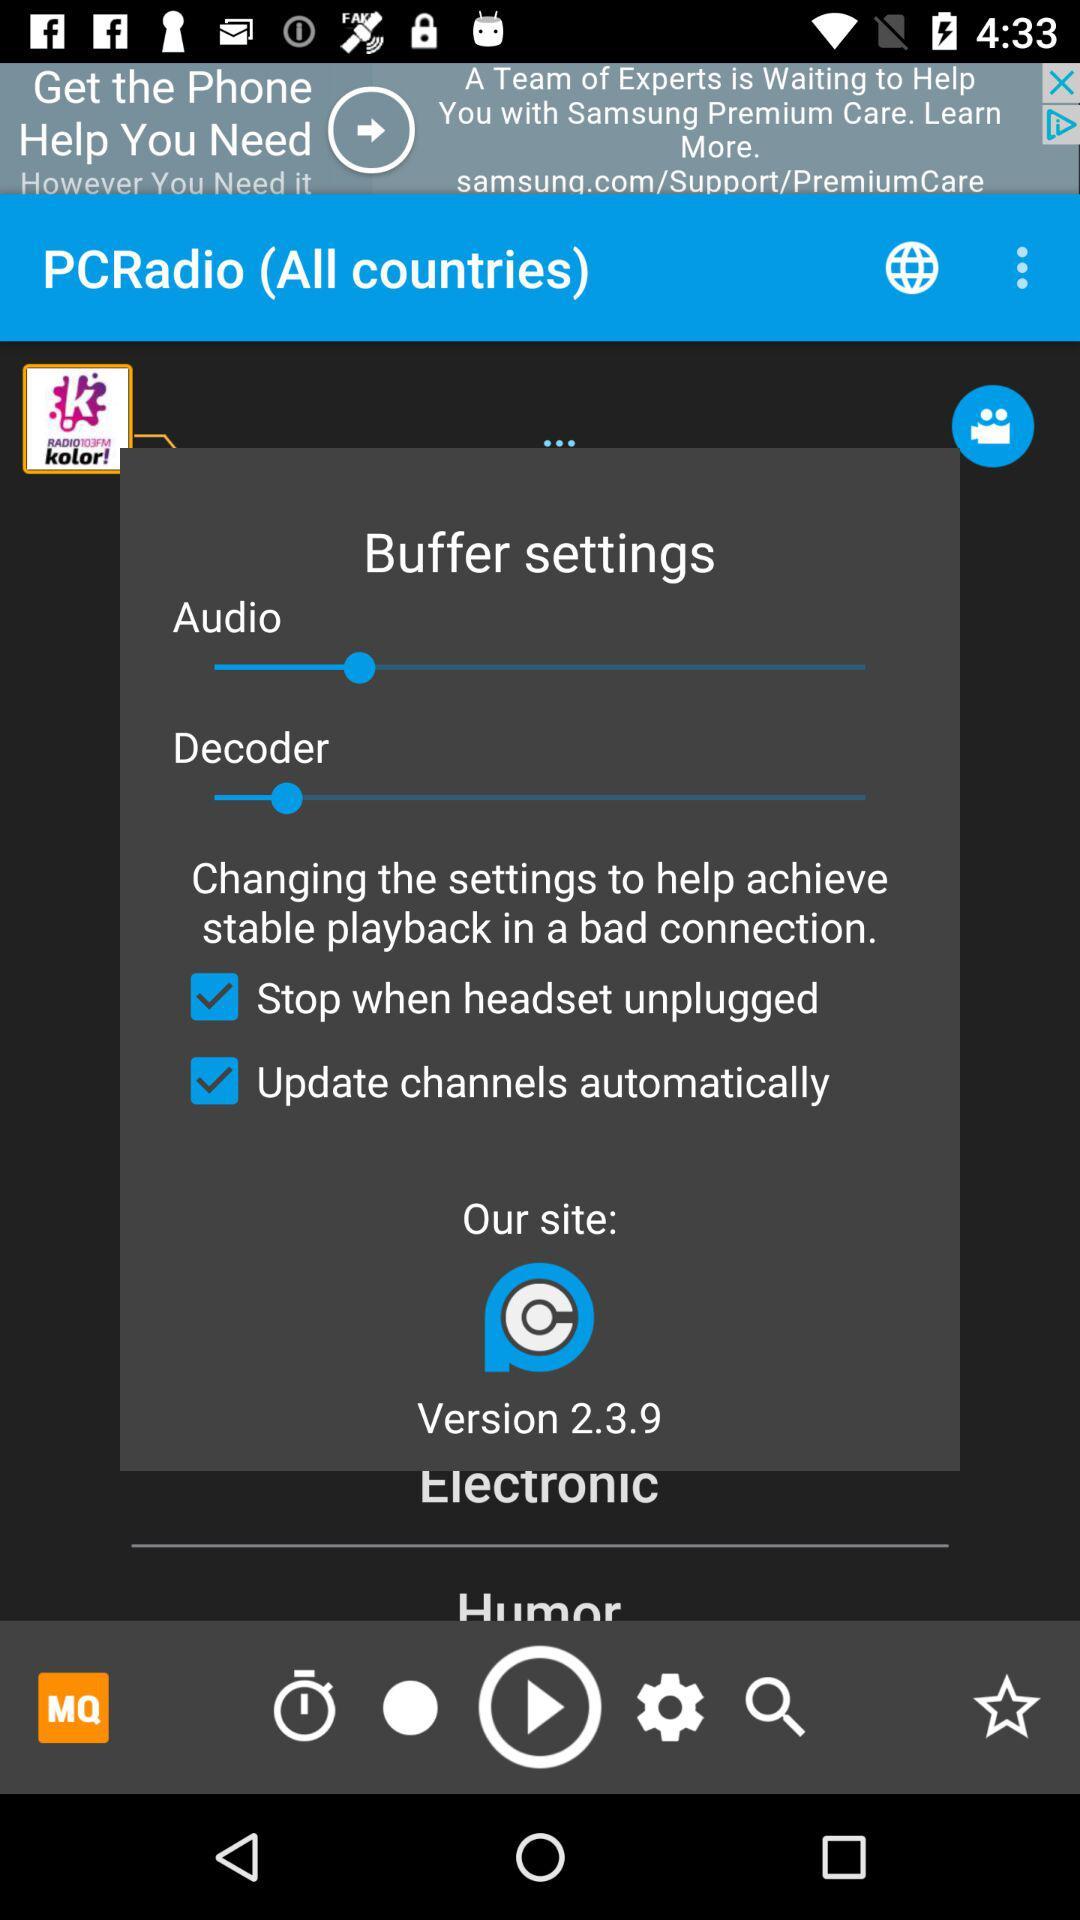 Image resolution: width=1080 pixels, height=1920 pixels. Describe the element at coordinates (538, 1316) in the screenshot. I see `link to app 's website` at that location.